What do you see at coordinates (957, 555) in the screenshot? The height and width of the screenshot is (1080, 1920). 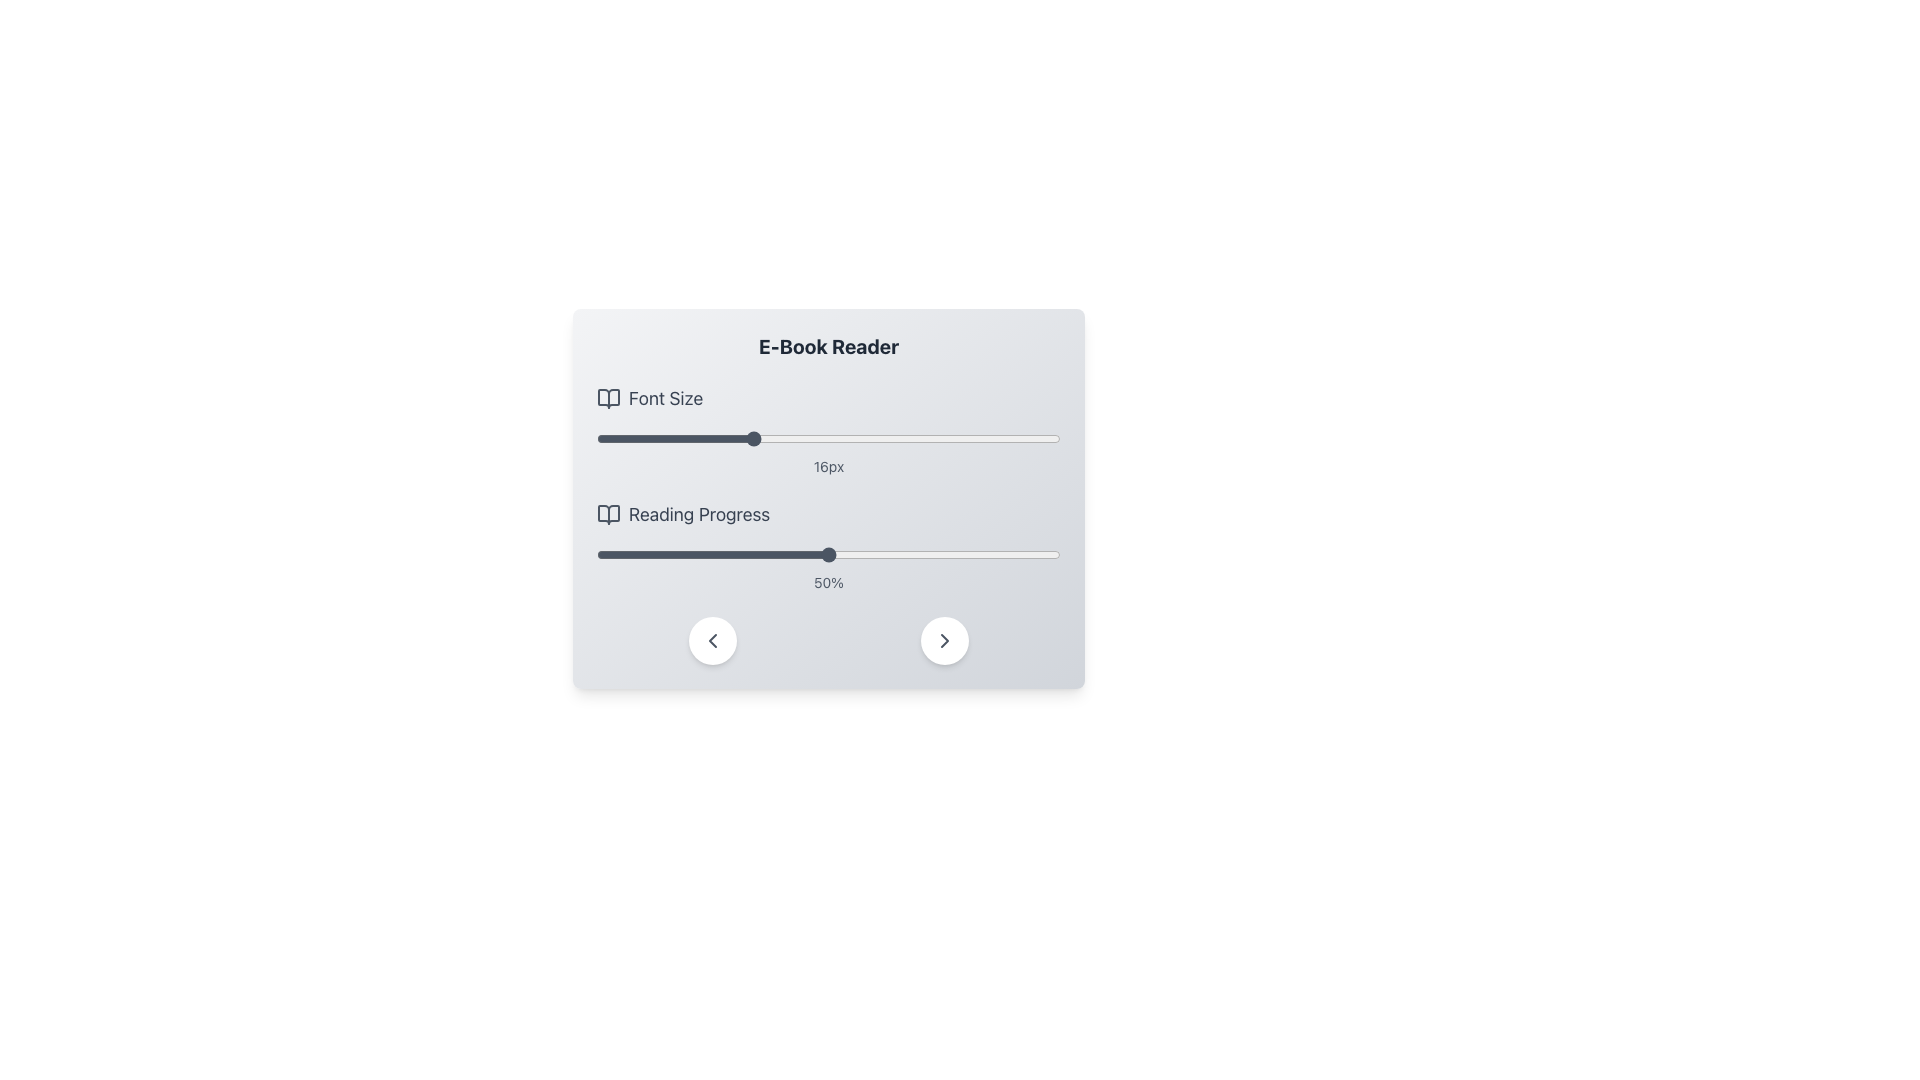 I see `the reading progress` at bounding box center [957, 555].